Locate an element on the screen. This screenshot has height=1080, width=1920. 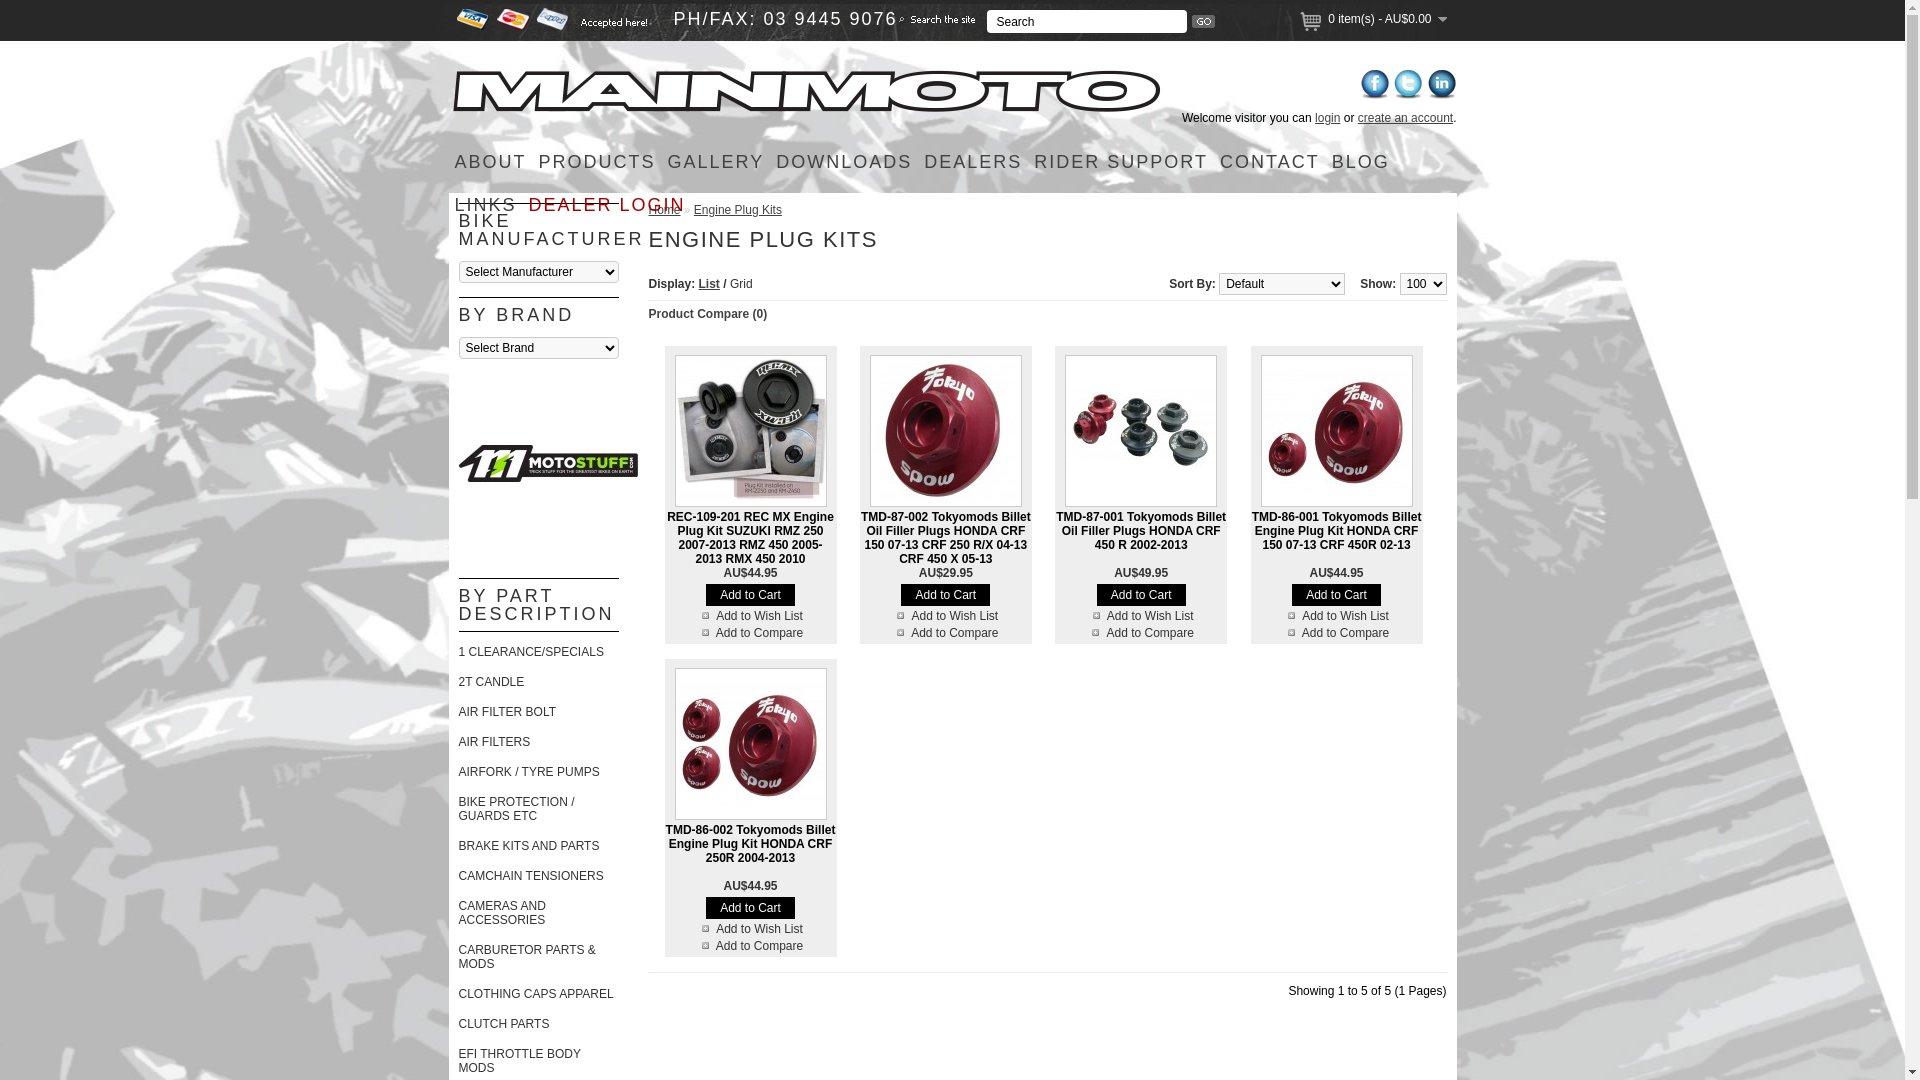
'login' is located at coordinates (1327, 118).